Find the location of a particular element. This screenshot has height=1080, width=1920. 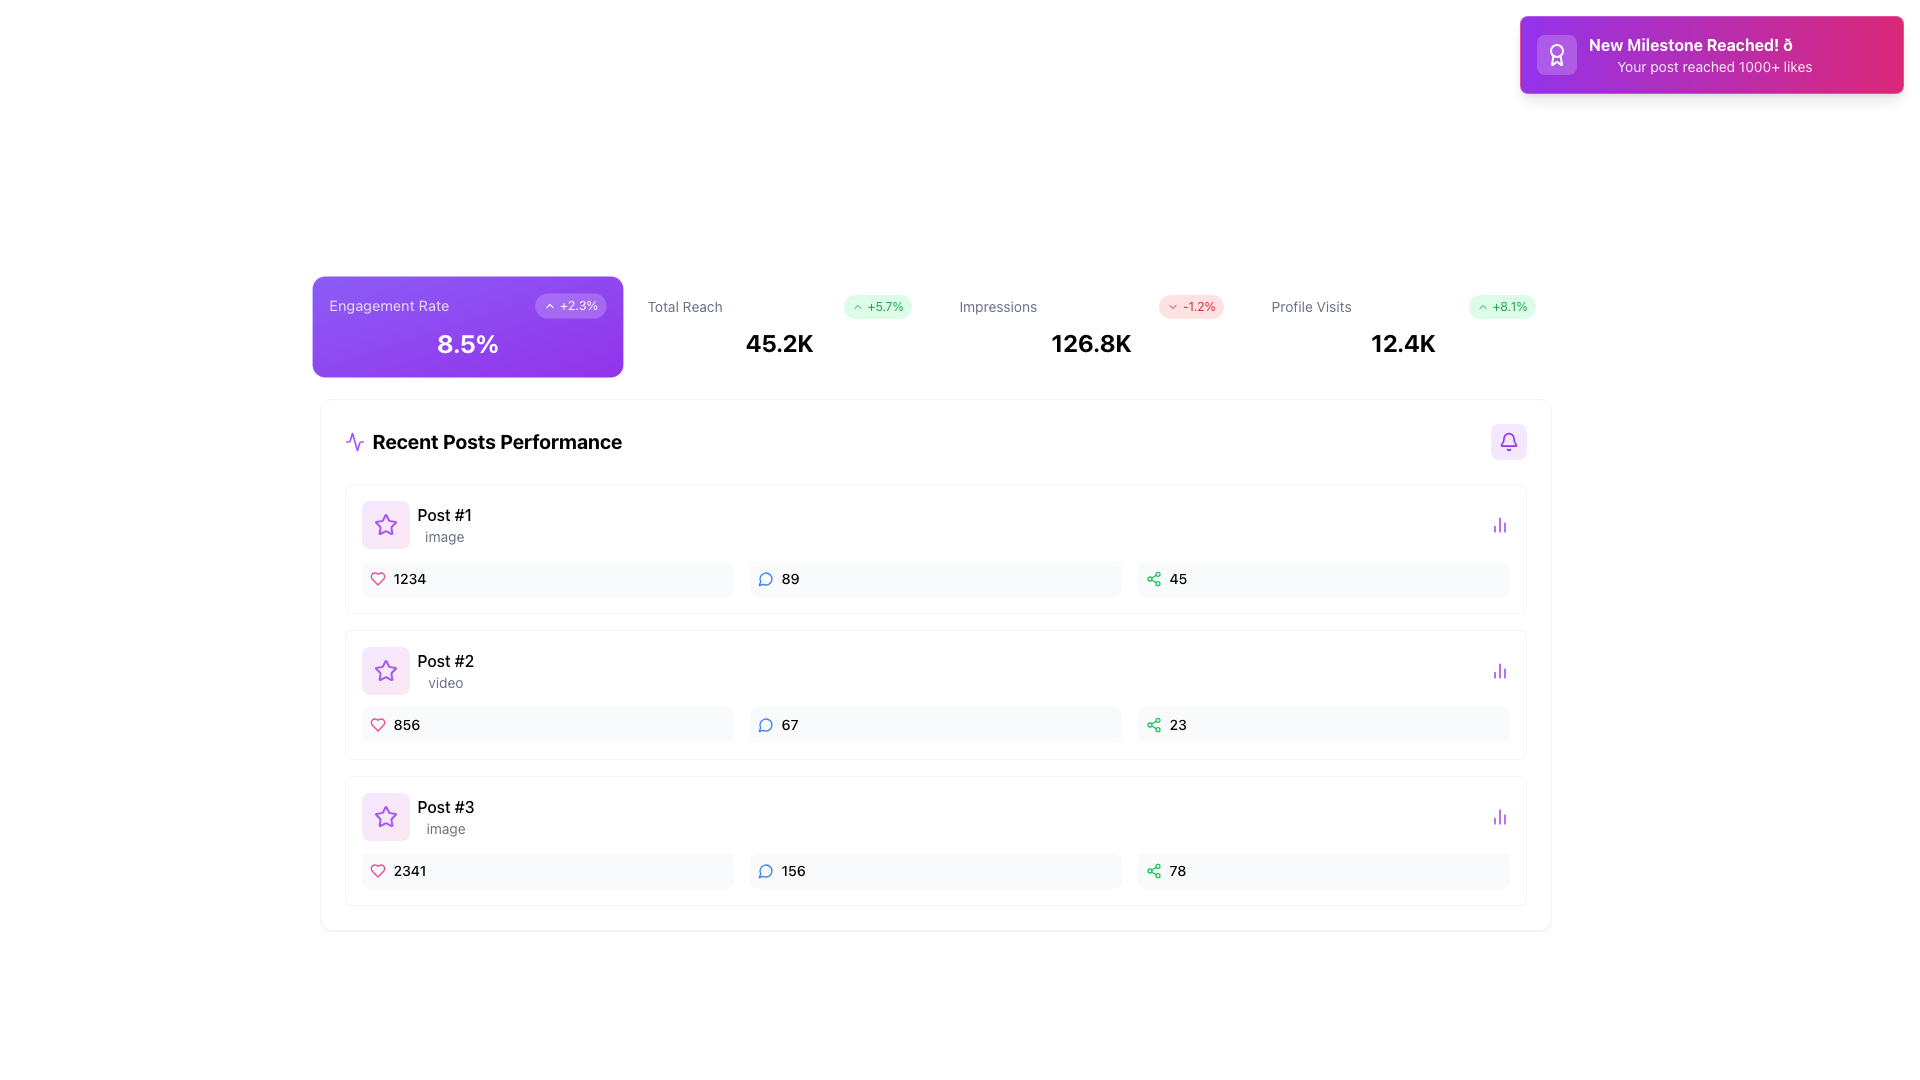

the static text label that specifies the content type 'image' associated with Post #3, located in the 'Recent Posts Performance' section is located at coordinates (445, 829).